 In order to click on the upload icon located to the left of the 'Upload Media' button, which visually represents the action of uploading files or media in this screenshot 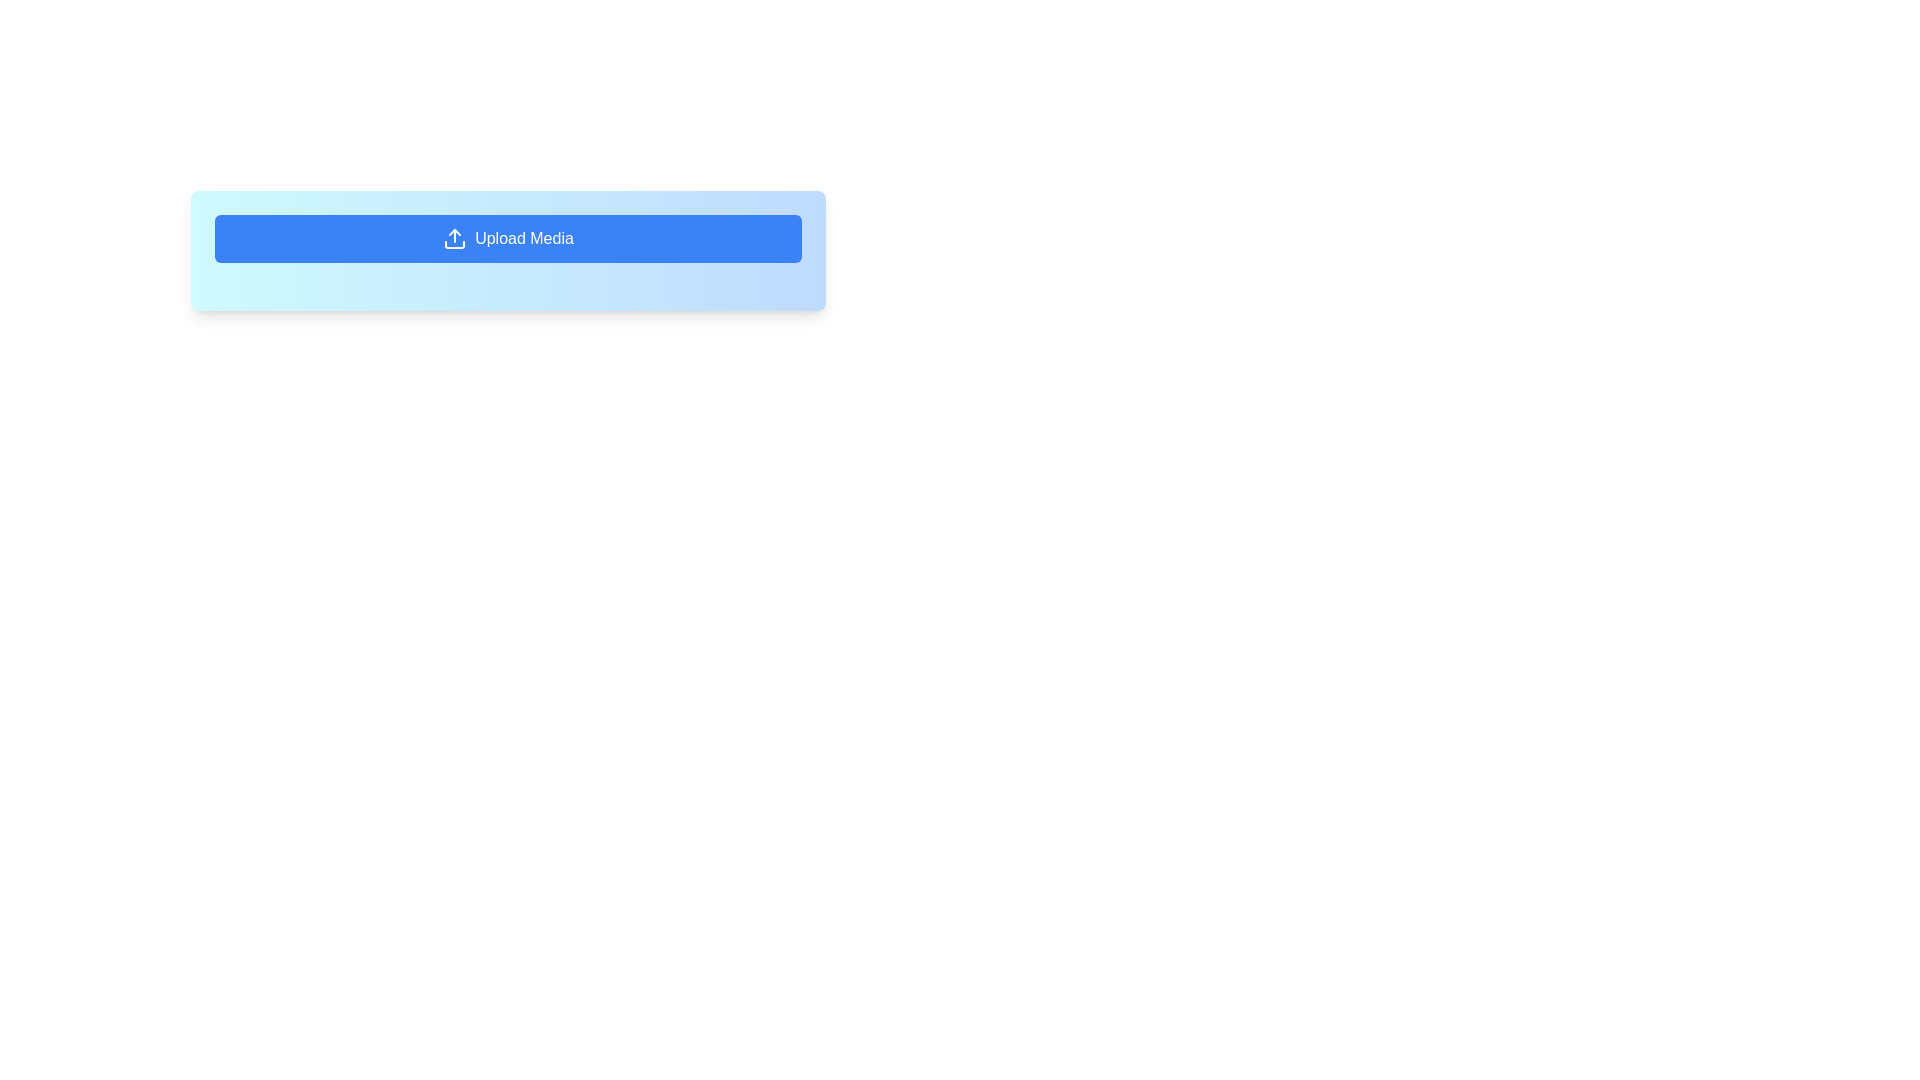, I will do `click(454, 238)`.